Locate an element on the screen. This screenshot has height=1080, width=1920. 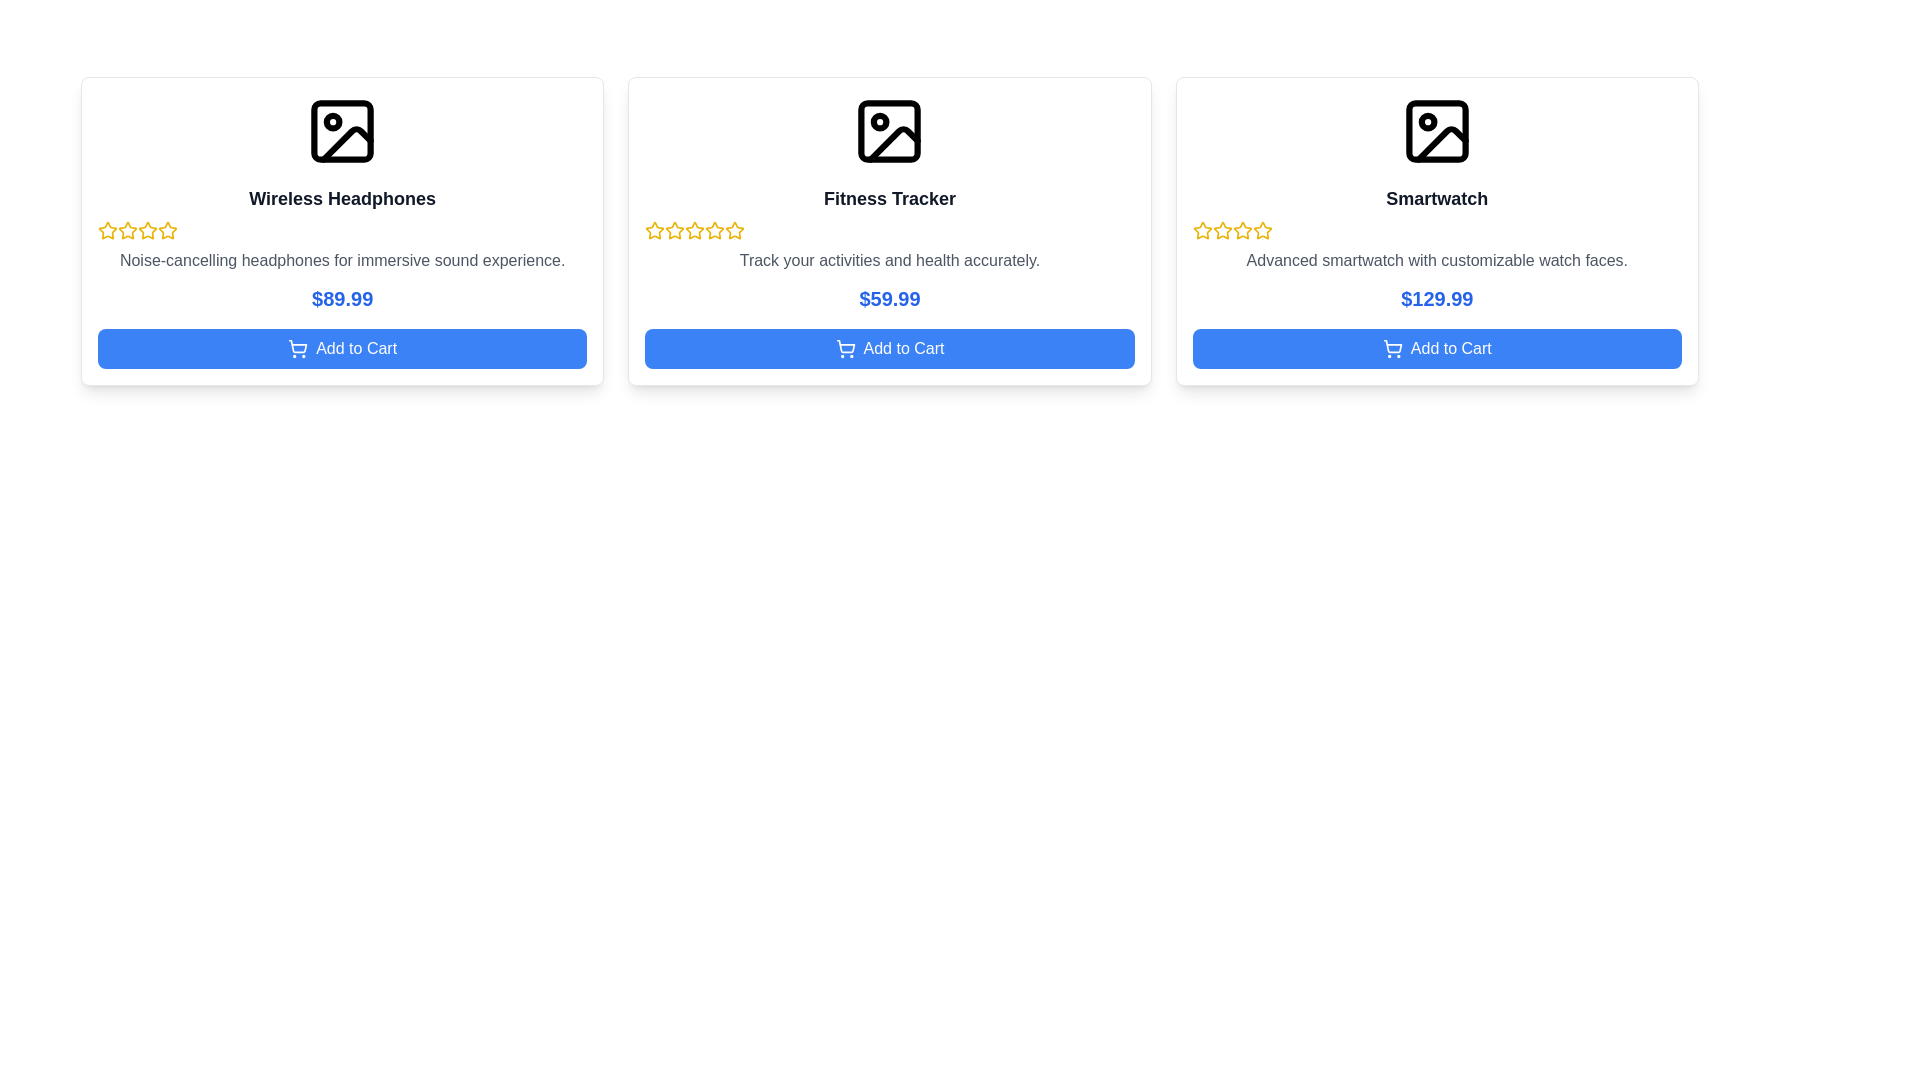
the SVG rectangle with rounded corners that symbolizes a smartwatch within the product card located at the rightmost position among three product cards is located at coordinates (1436, 131).